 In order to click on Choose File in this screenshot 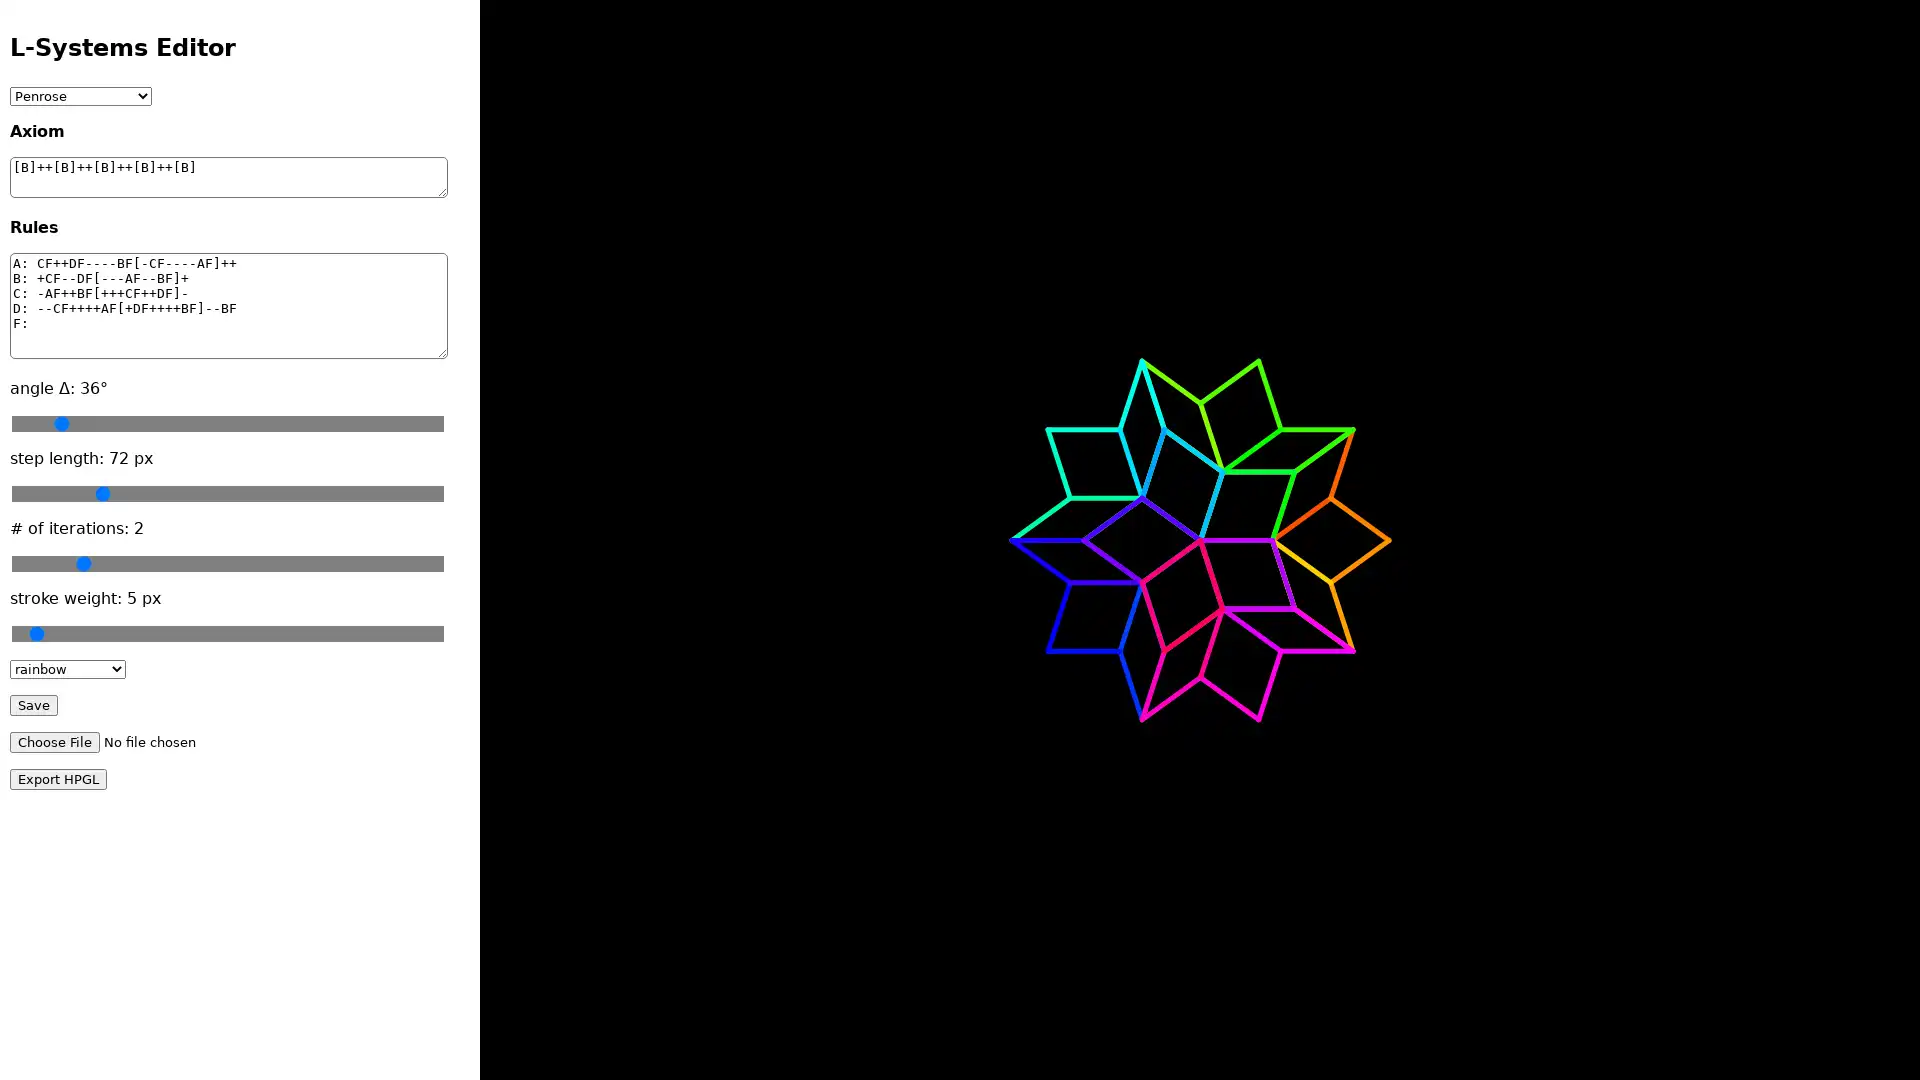, I will do `click(54, 742)`.